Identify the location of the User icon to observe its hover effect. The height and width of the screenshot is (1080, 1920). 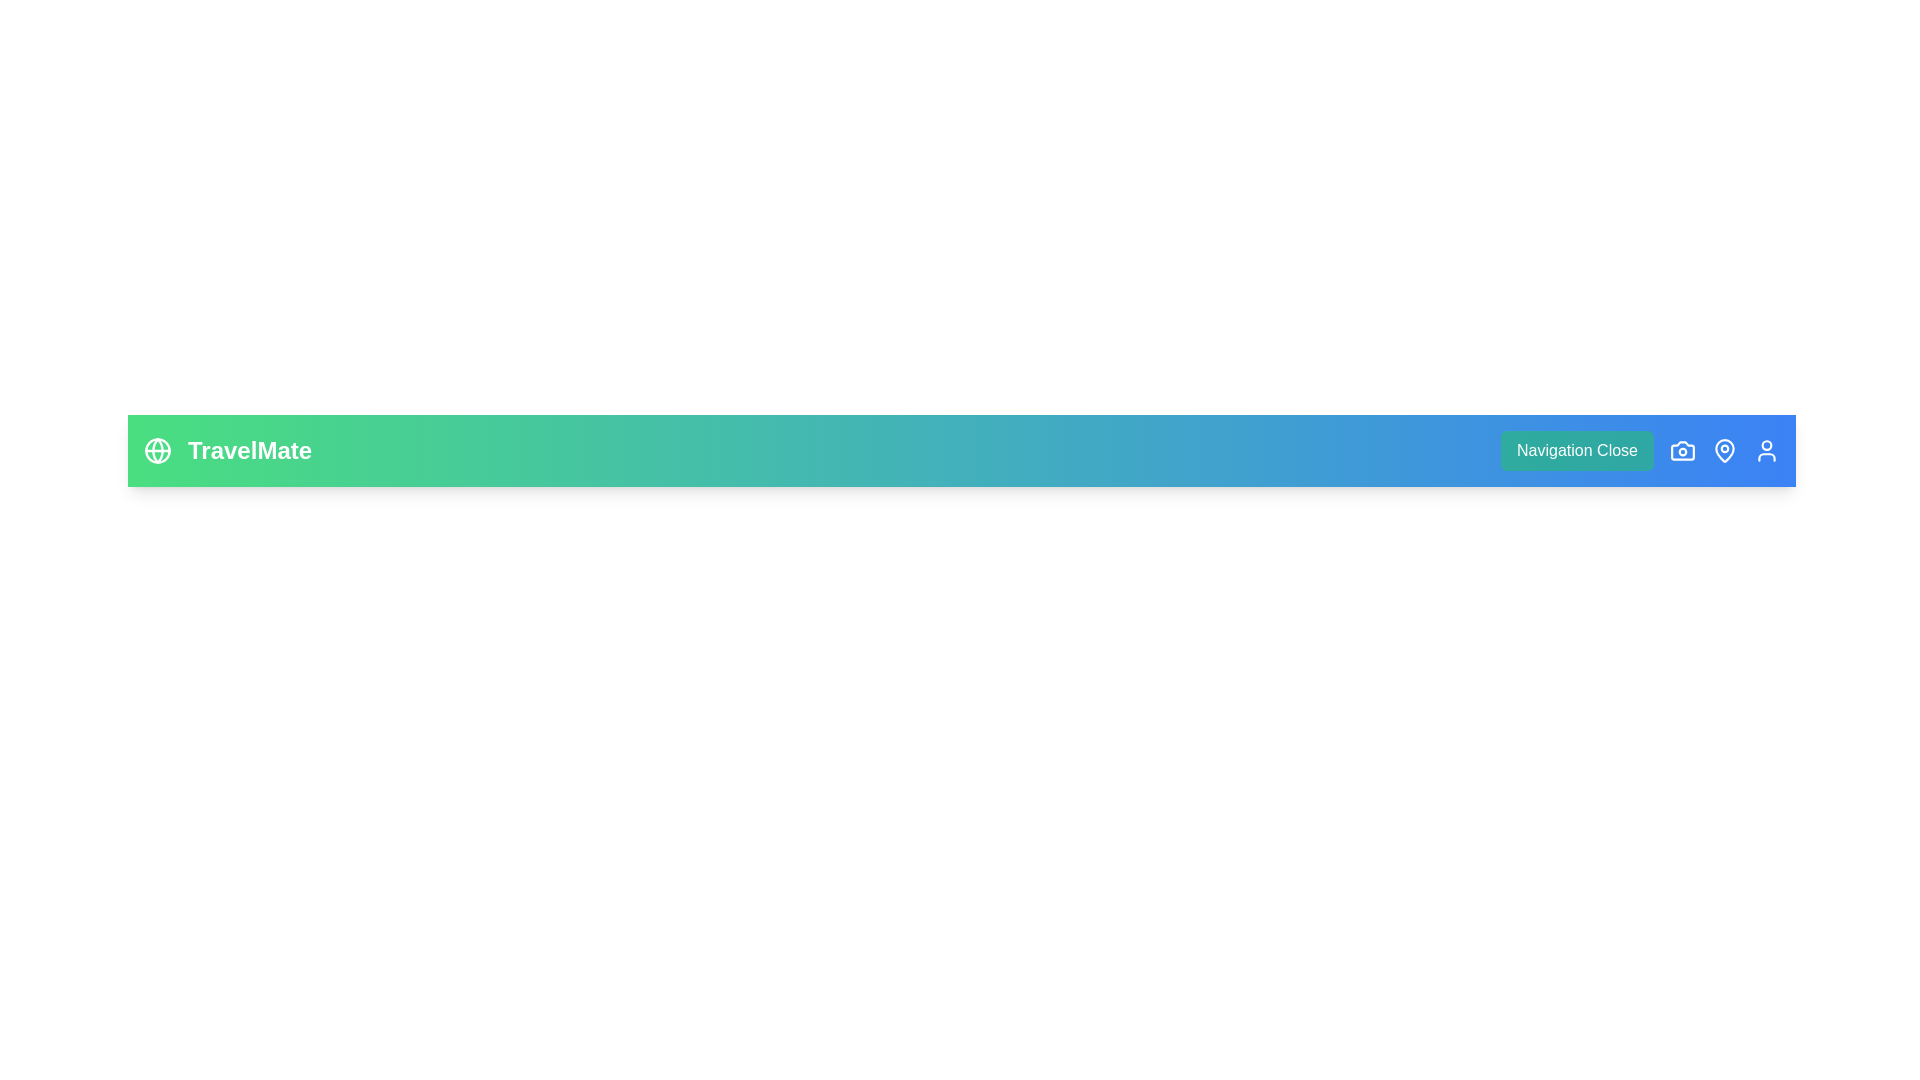
(1766, 451).